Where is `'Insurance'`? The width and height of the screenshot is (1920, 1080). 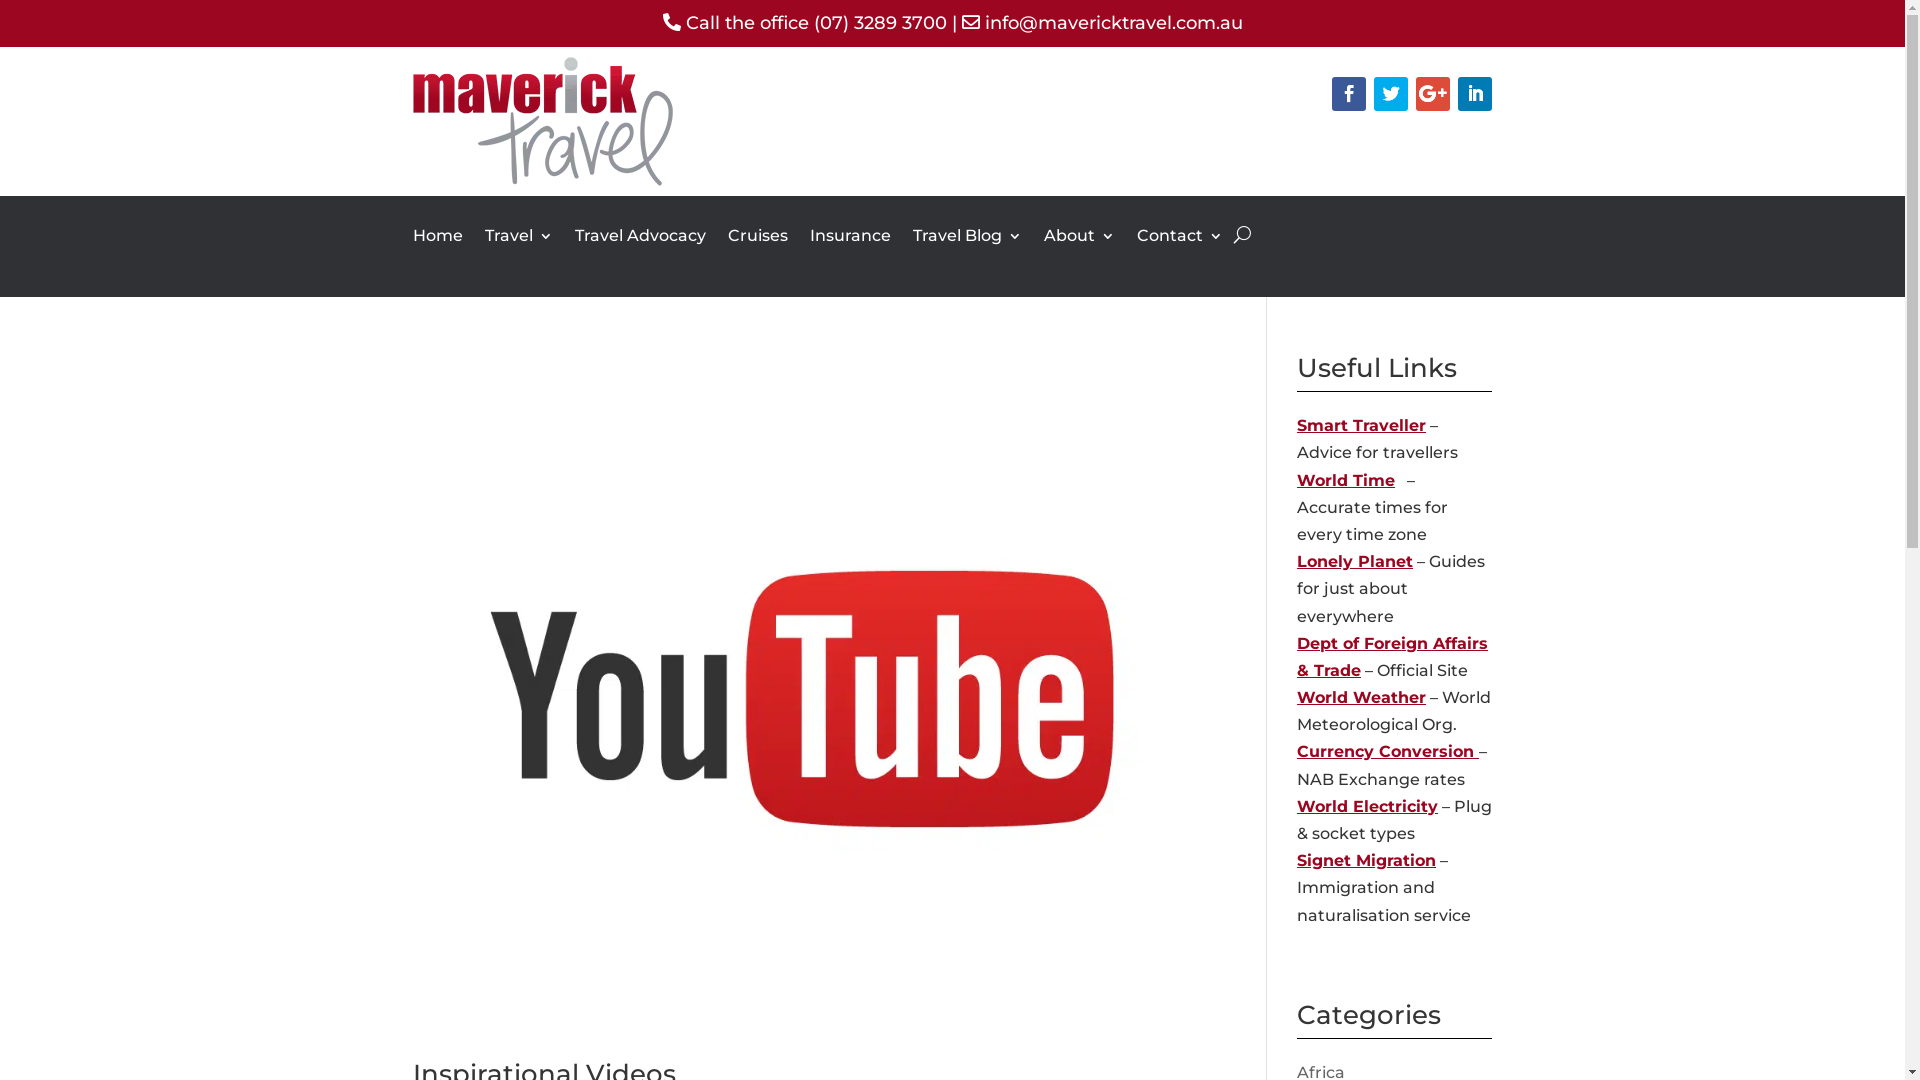
'Insurance' is located at coordinates (850, 249).